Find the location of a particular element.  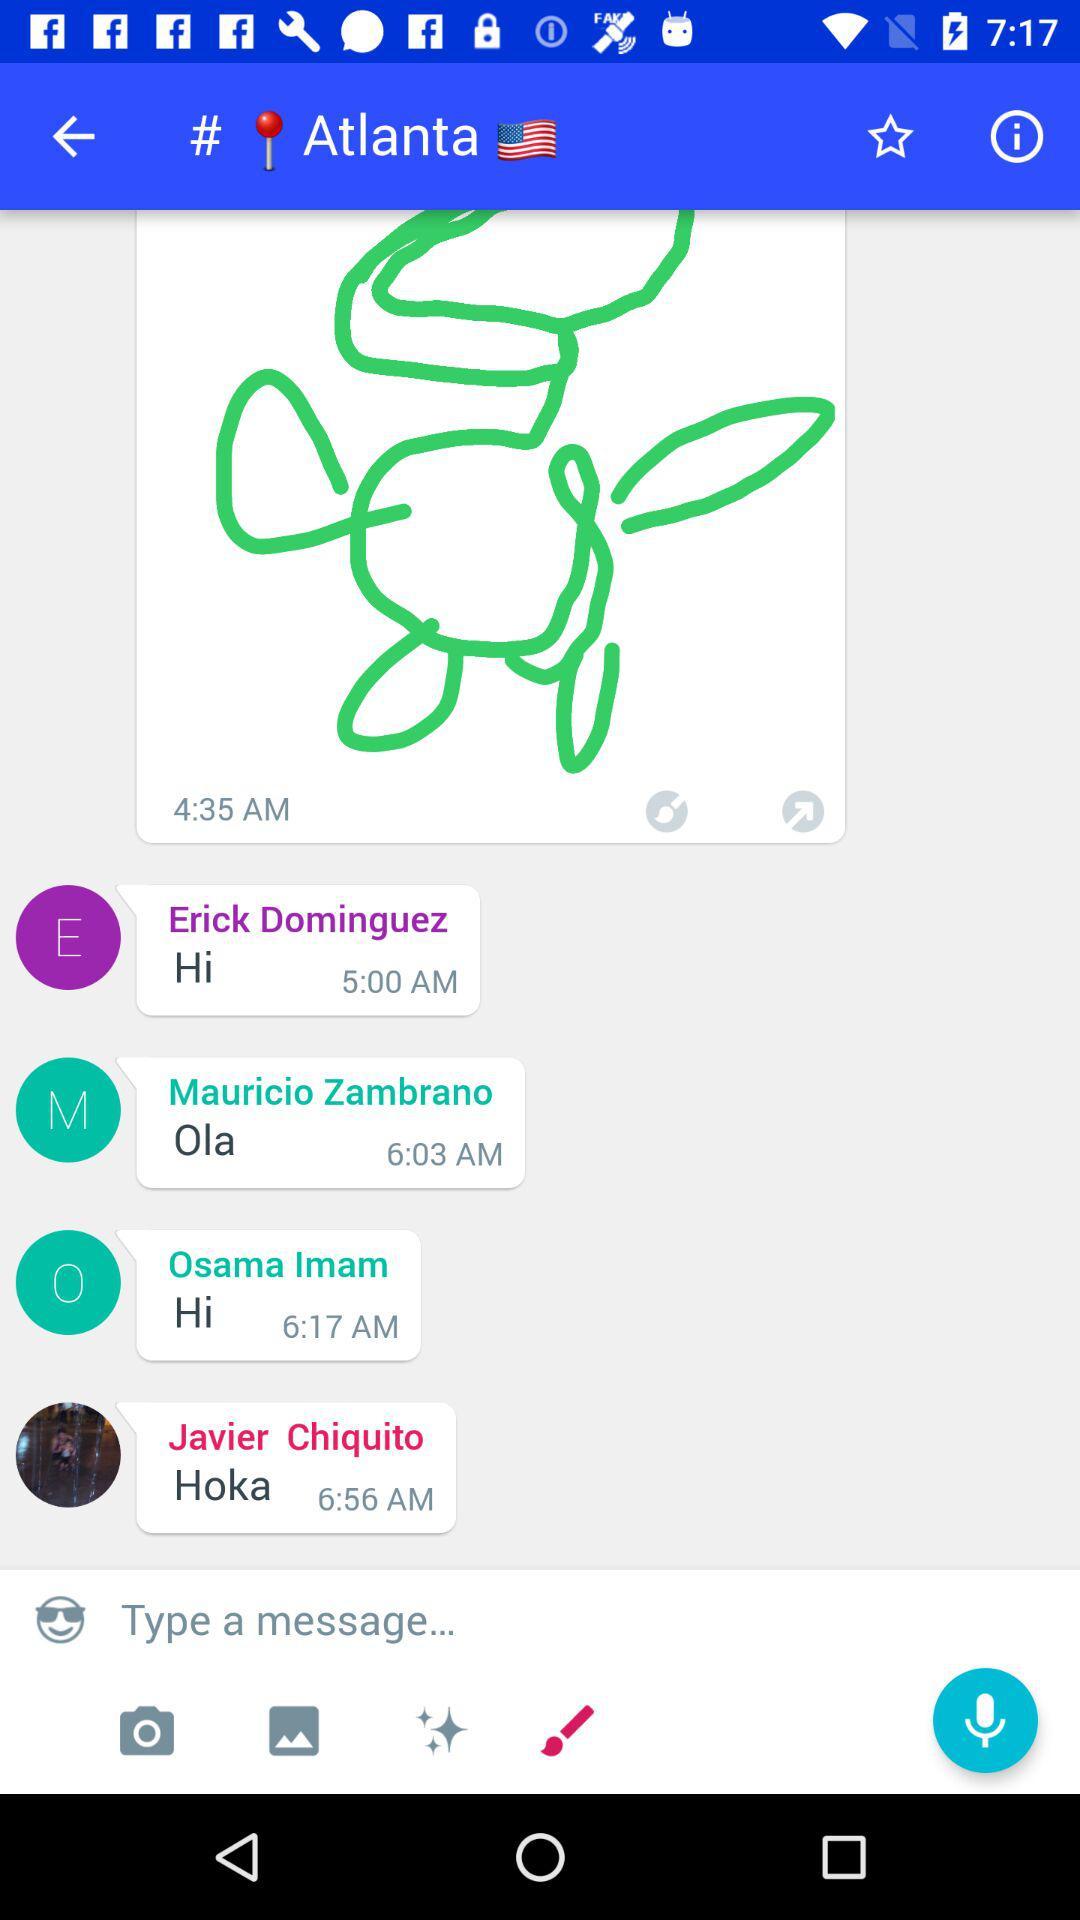

the edit icon is located at coordinates (567, 1730).